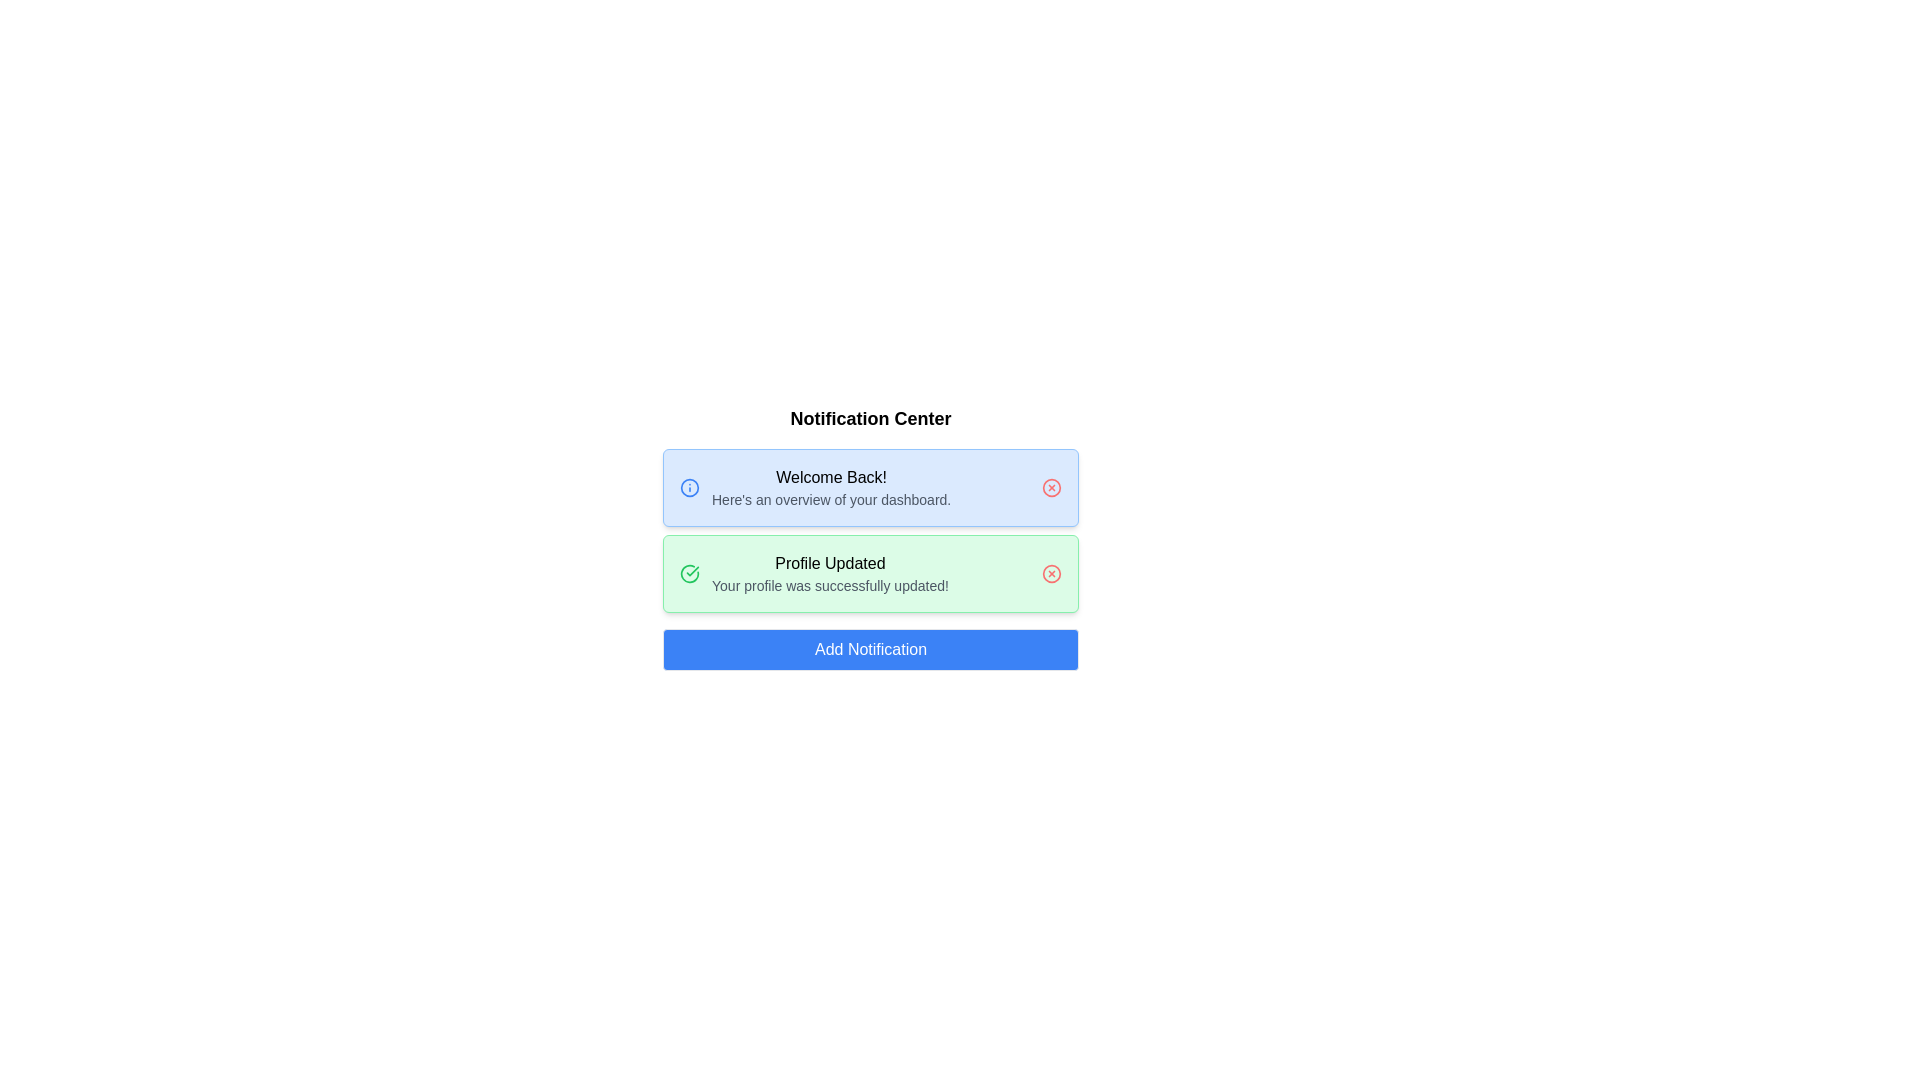 Image resolution: width=1920 pixels, height=1080 pixels. Describe the element at coordinates (1050, 574) in the screenshot. I see `the circular border icon indicating a cancel or remove action, located at the right side of the 'Profile Updated' notification card` at that location.